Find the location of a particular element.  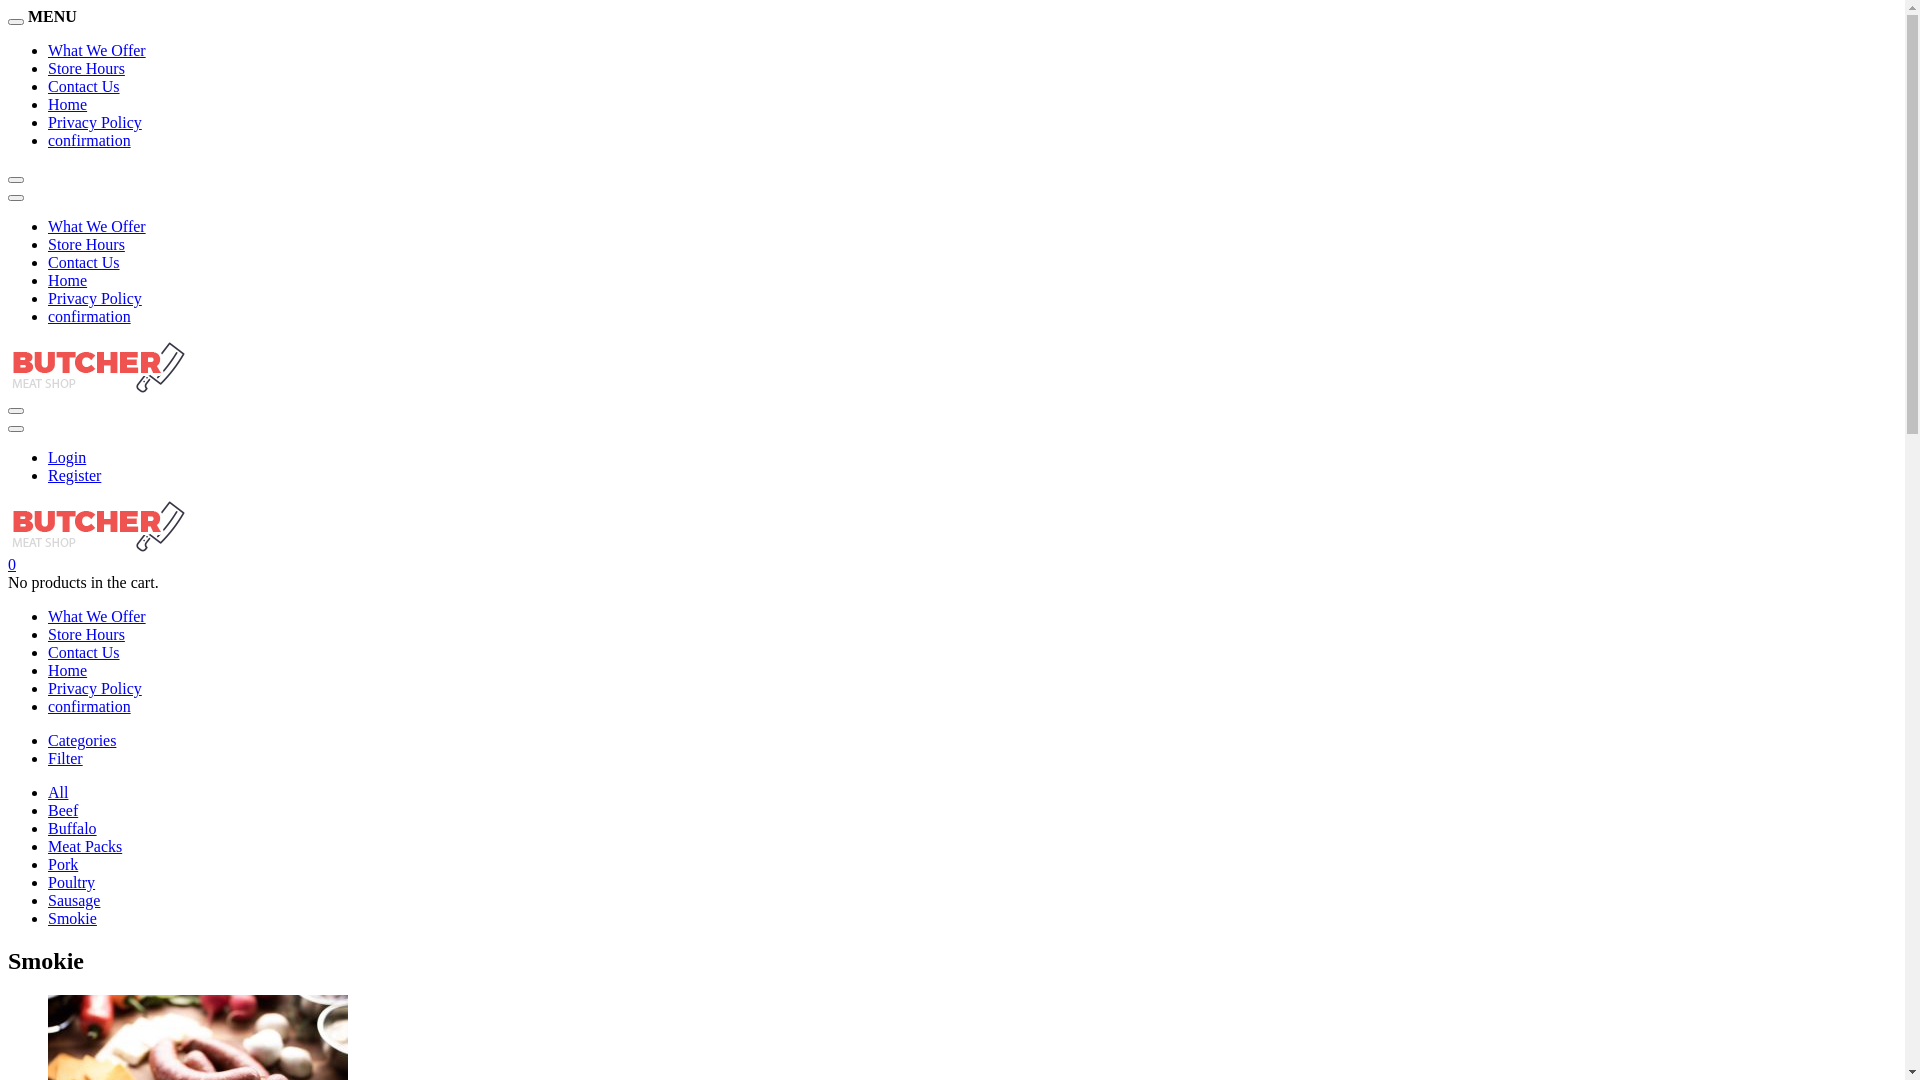

'Privacy Policy' is located at coordinates (94, 298).